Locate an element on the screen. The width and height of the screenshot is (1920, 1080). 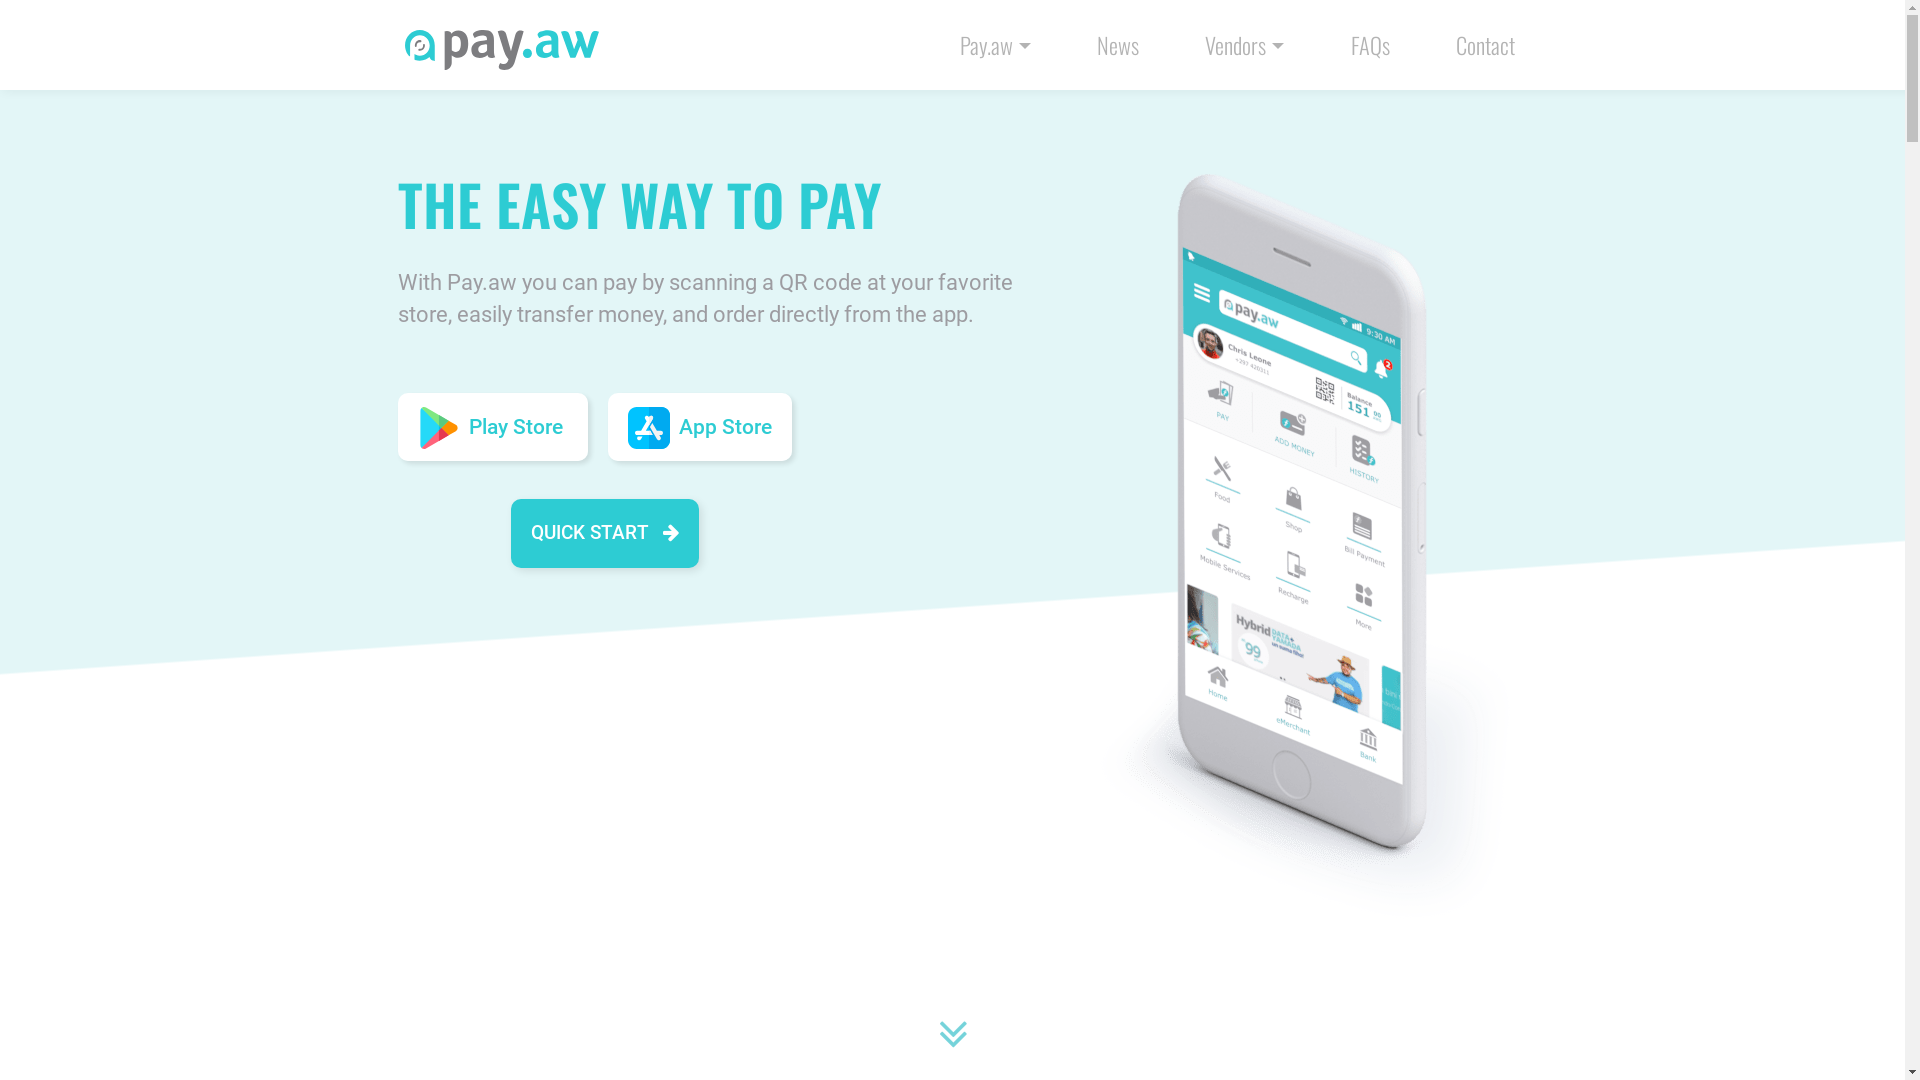
'Pay.aw' is located at coordinates (995, 44).